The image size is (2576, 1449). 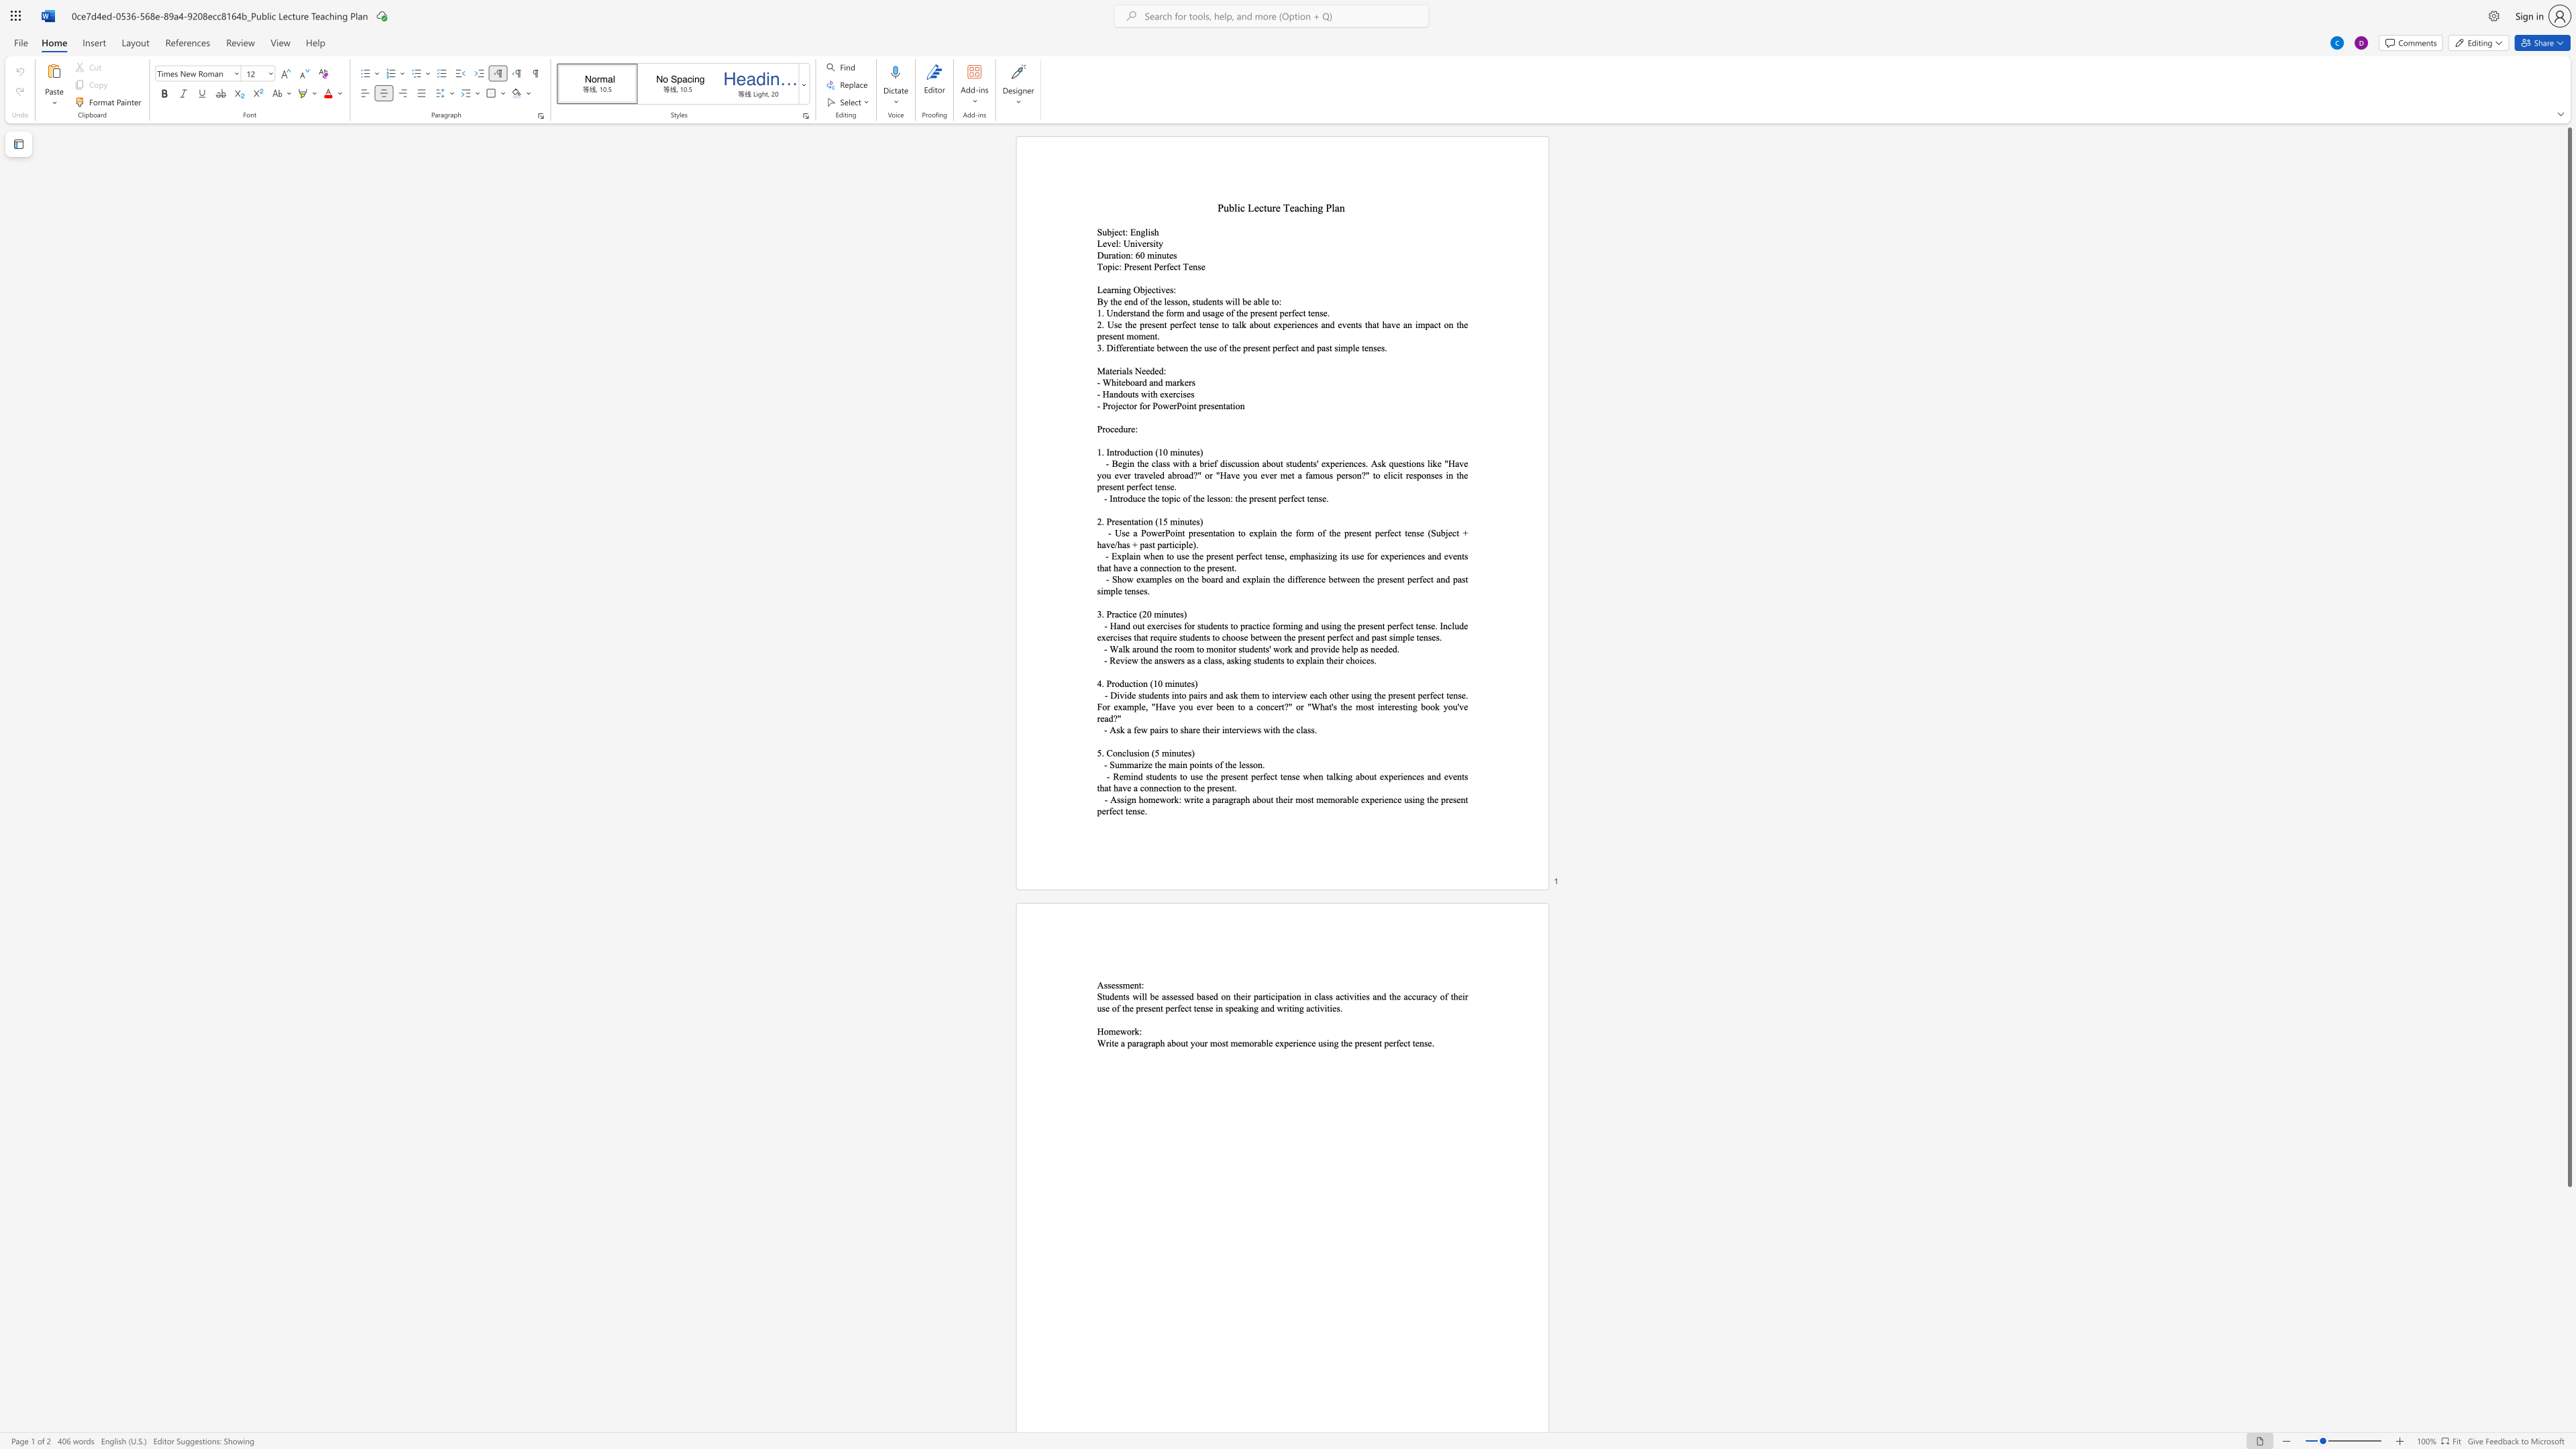 What do you see at coordinates (2568, 1415) in the screenshot?
I see `the scrollbar on the side` at bounding box center [2568, 1415].